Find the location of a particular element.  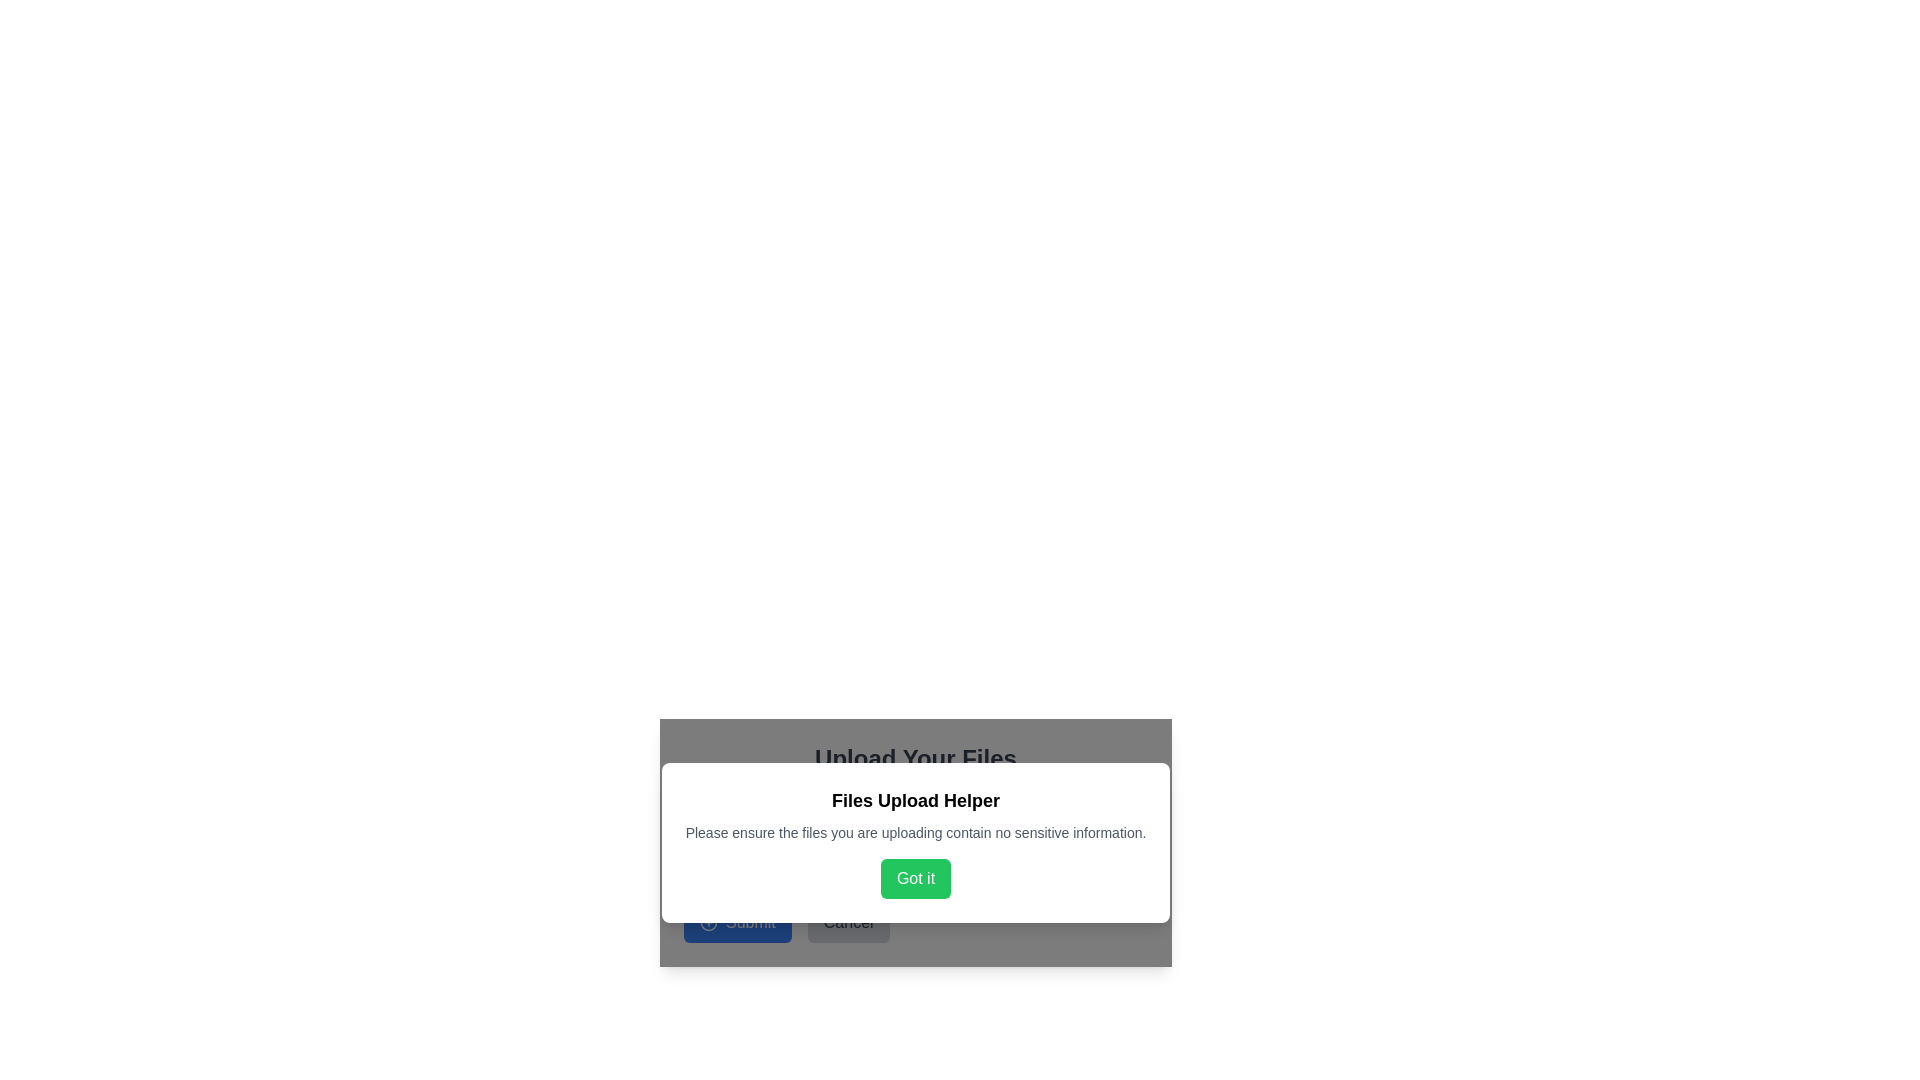

the circular icon with a plus sign inside it, located within the 'Submit' button in the bottom-left portion of the 'Files Upload Helper' modal is located at coordinates (709, 922).